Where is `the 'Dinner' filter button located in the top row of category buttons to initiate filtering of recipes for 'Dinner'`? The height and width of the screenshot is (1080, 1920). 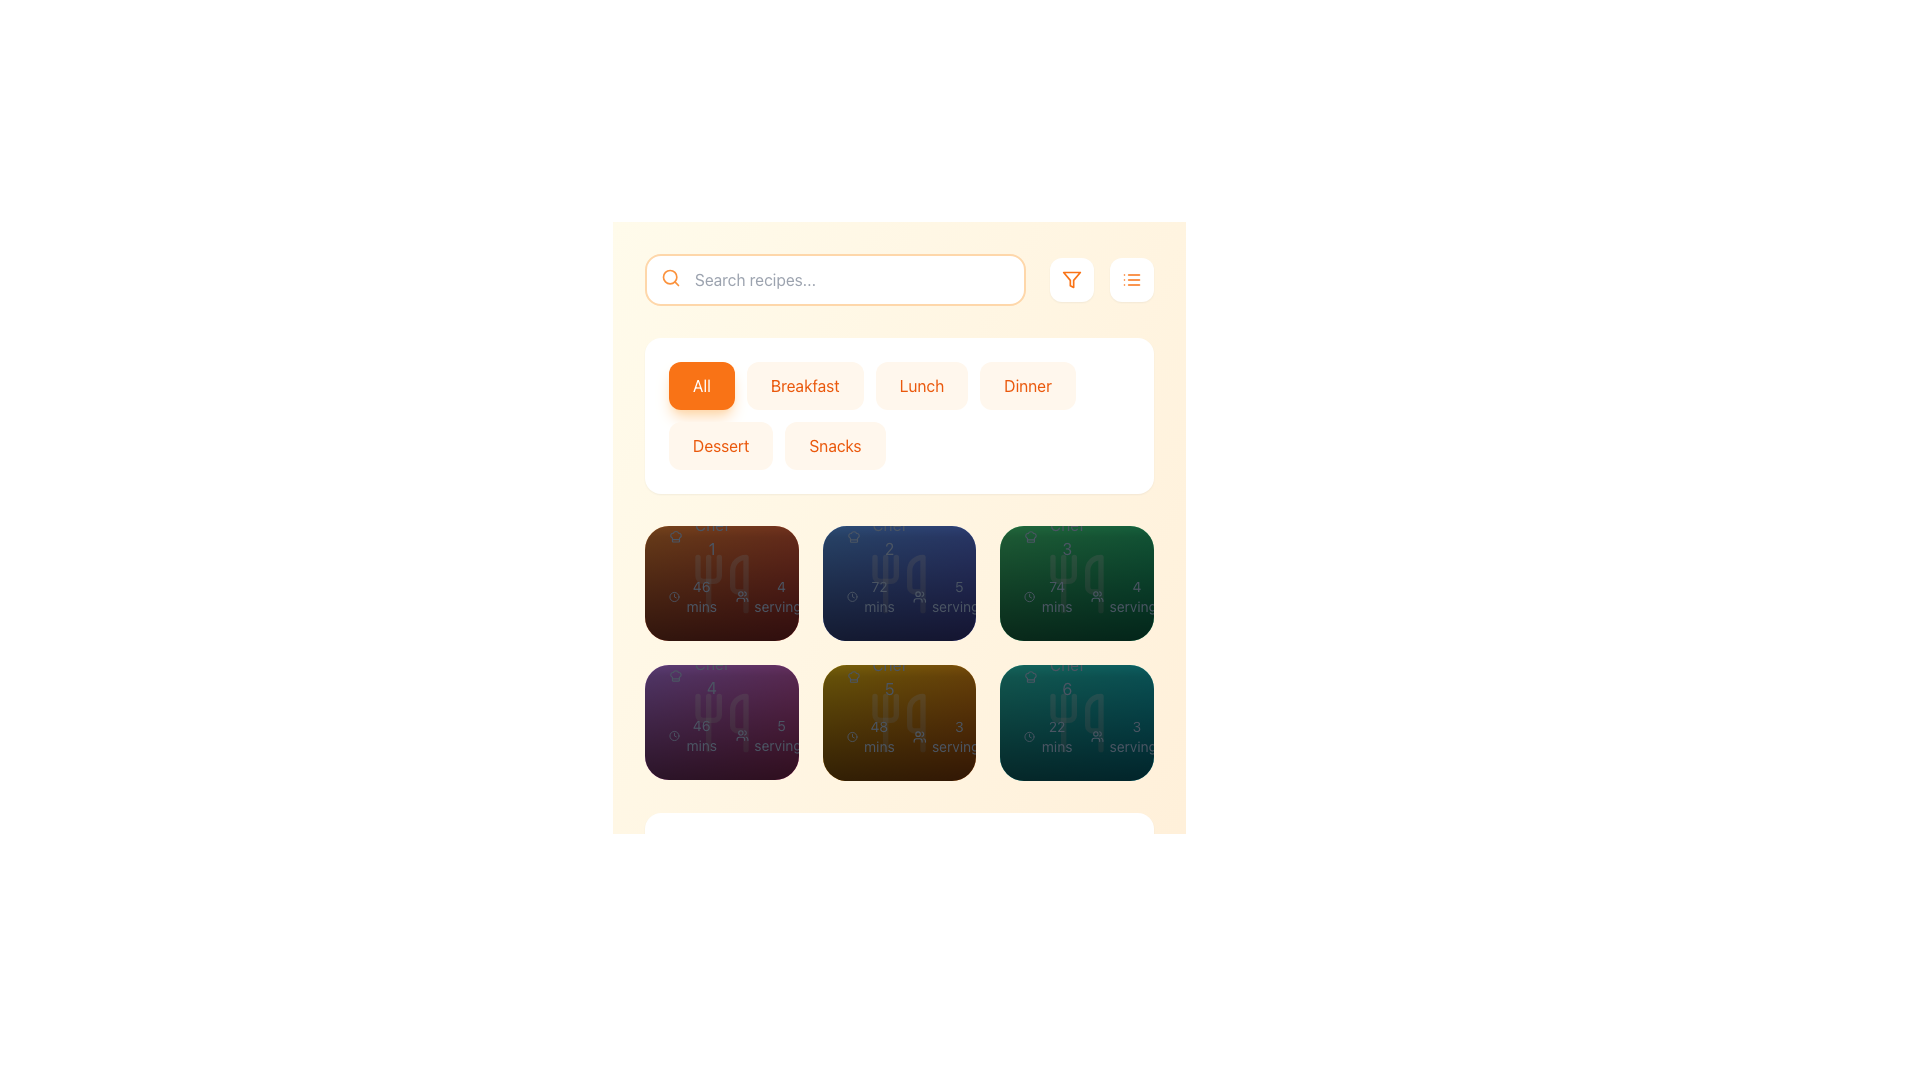
the 'Dinner' filter button located in the top row of category buttons to initiate filtering of recipes for 'Dinner' is located at coordinates (1027, 385).